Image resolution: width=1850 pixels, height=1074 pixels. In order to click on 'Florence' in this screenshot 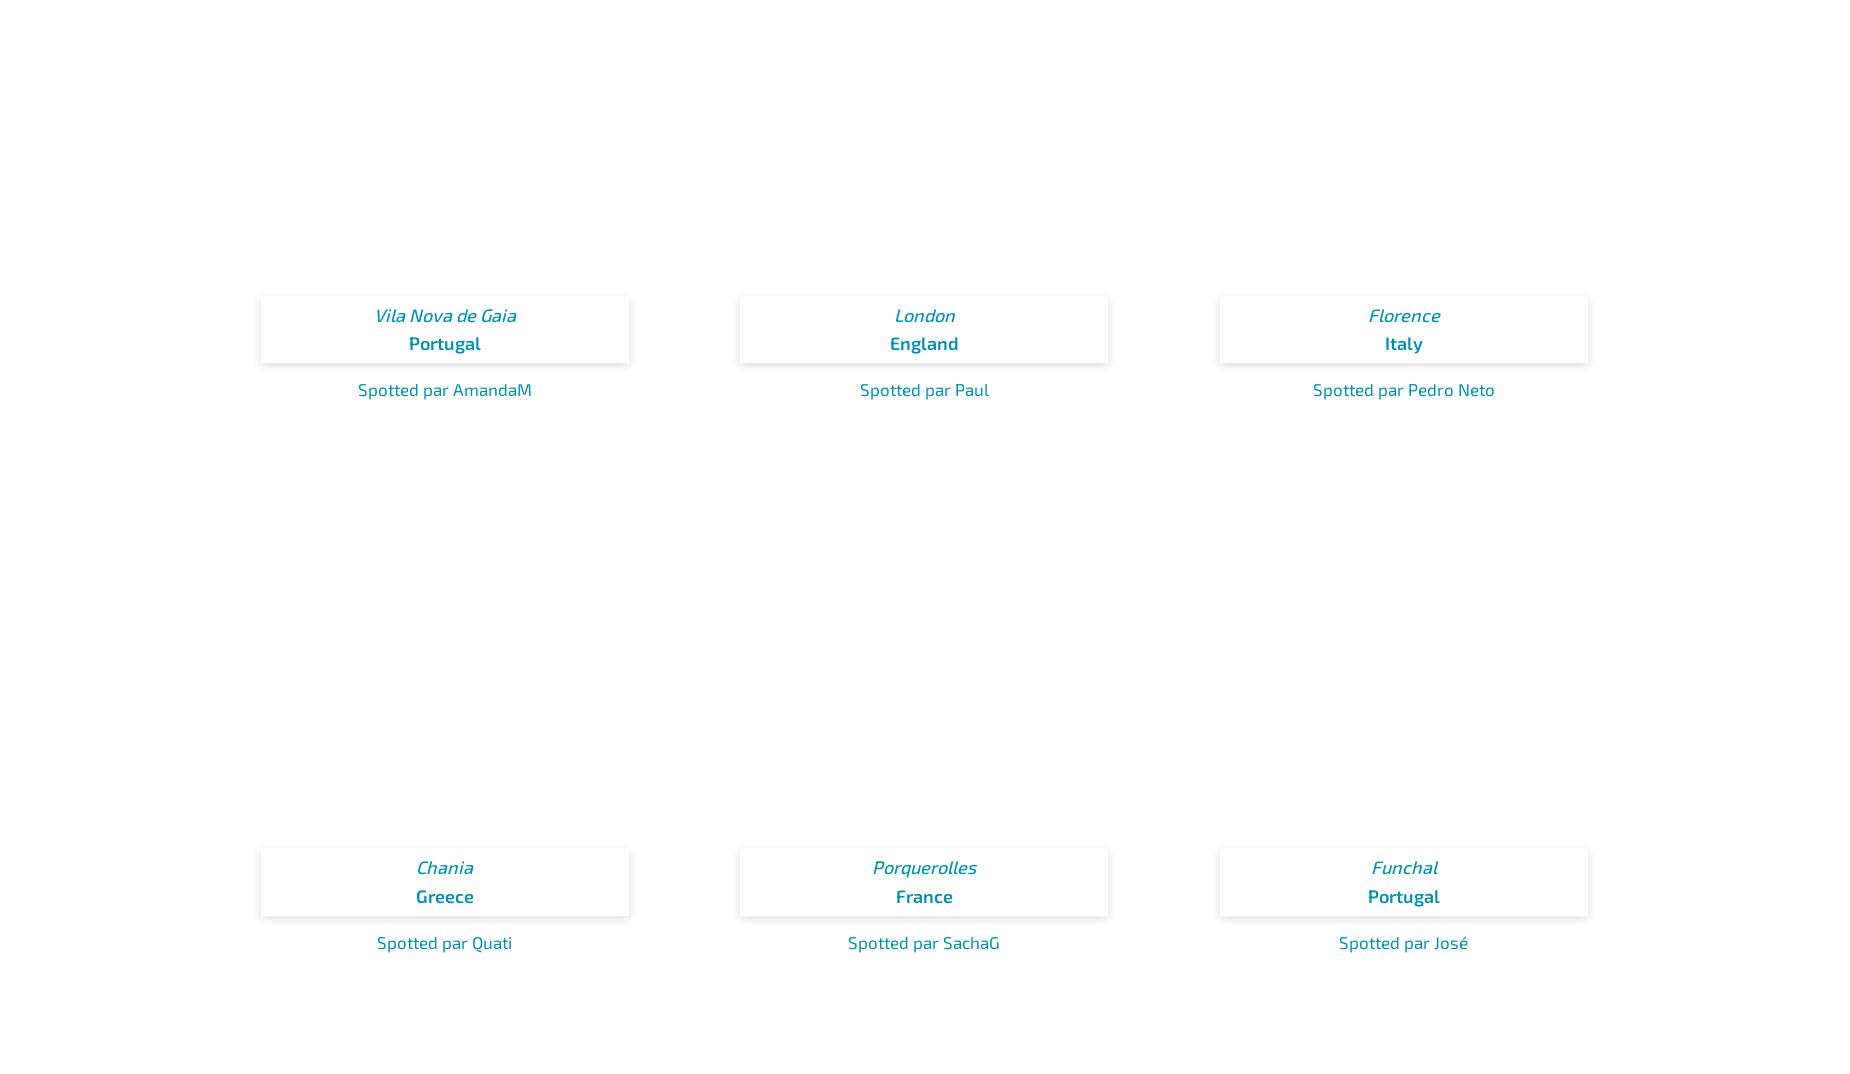, I will do `click(1365, 314)`.